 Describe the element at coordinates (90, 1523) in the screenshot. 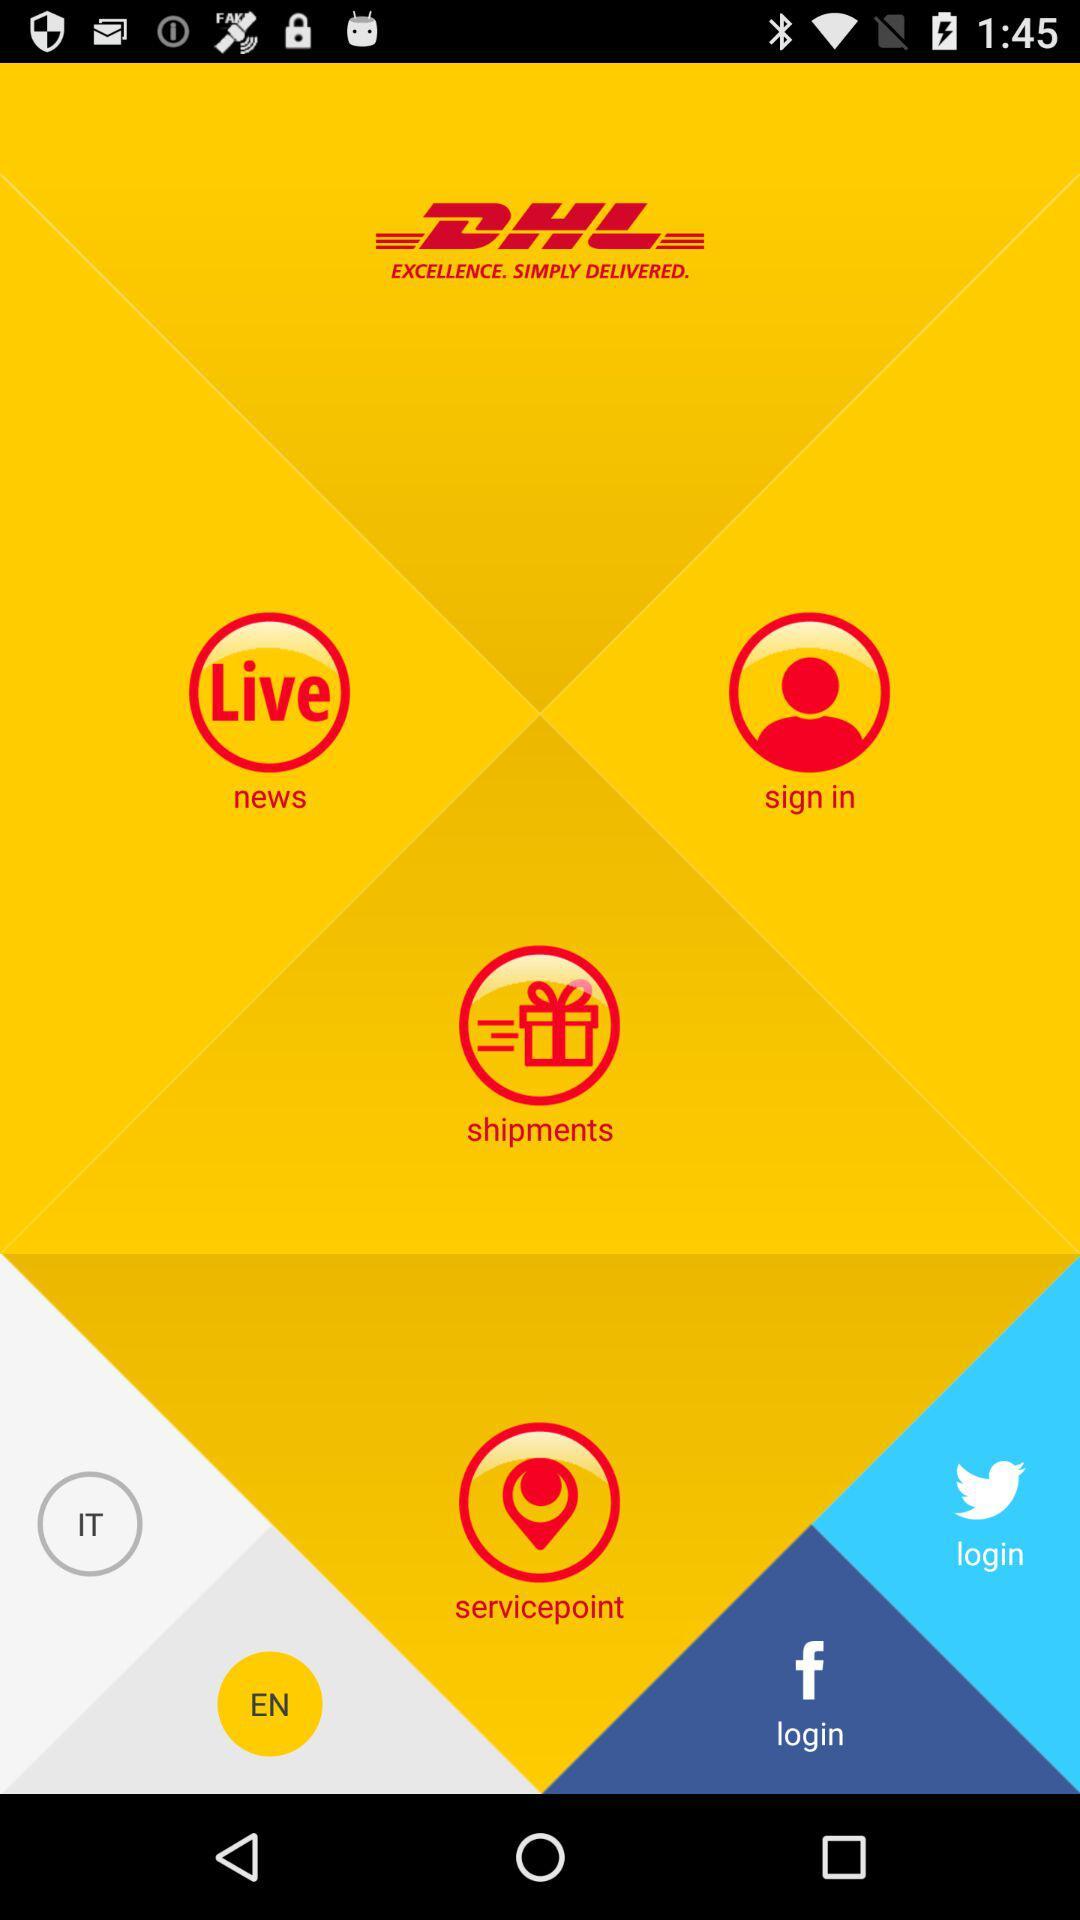

I see `it` at that location.